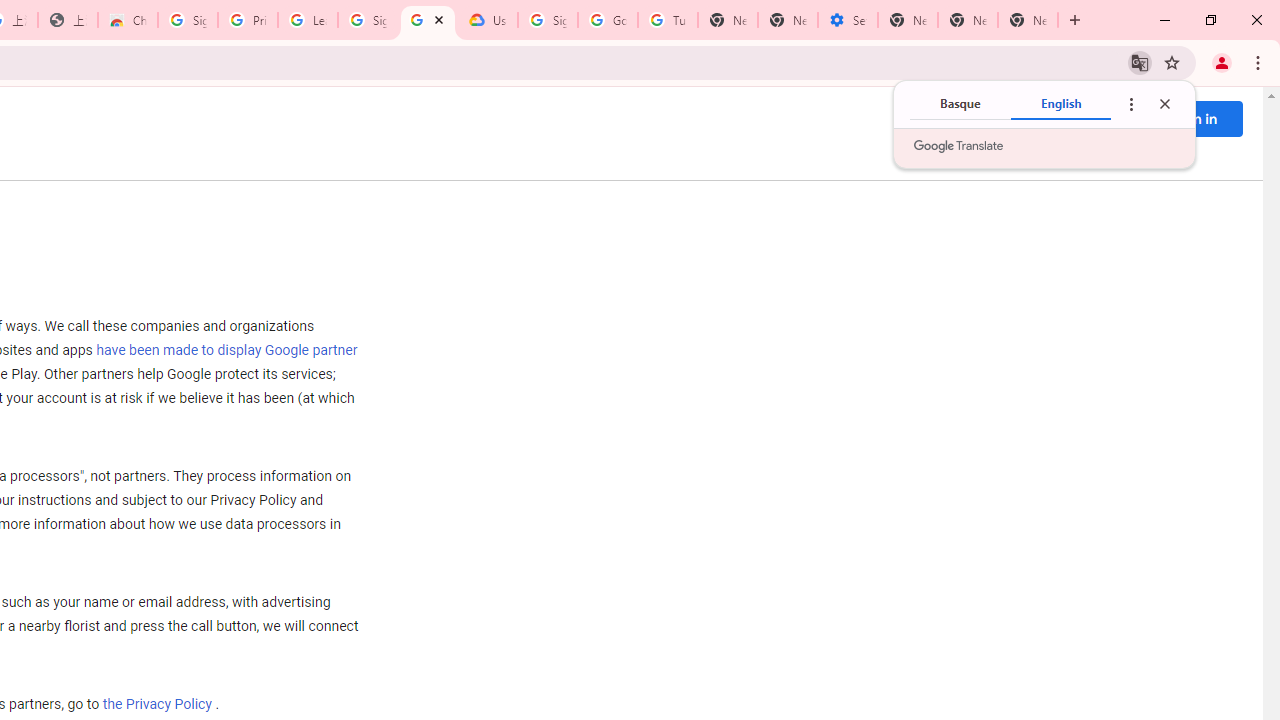 Image resolution: width=1280 pixels, height=720 pixels. Describe the element at coordinates (667, 20) in the screenshot. I see `'Turn cookies on or off - Computer - Google Account Help'` at that location.